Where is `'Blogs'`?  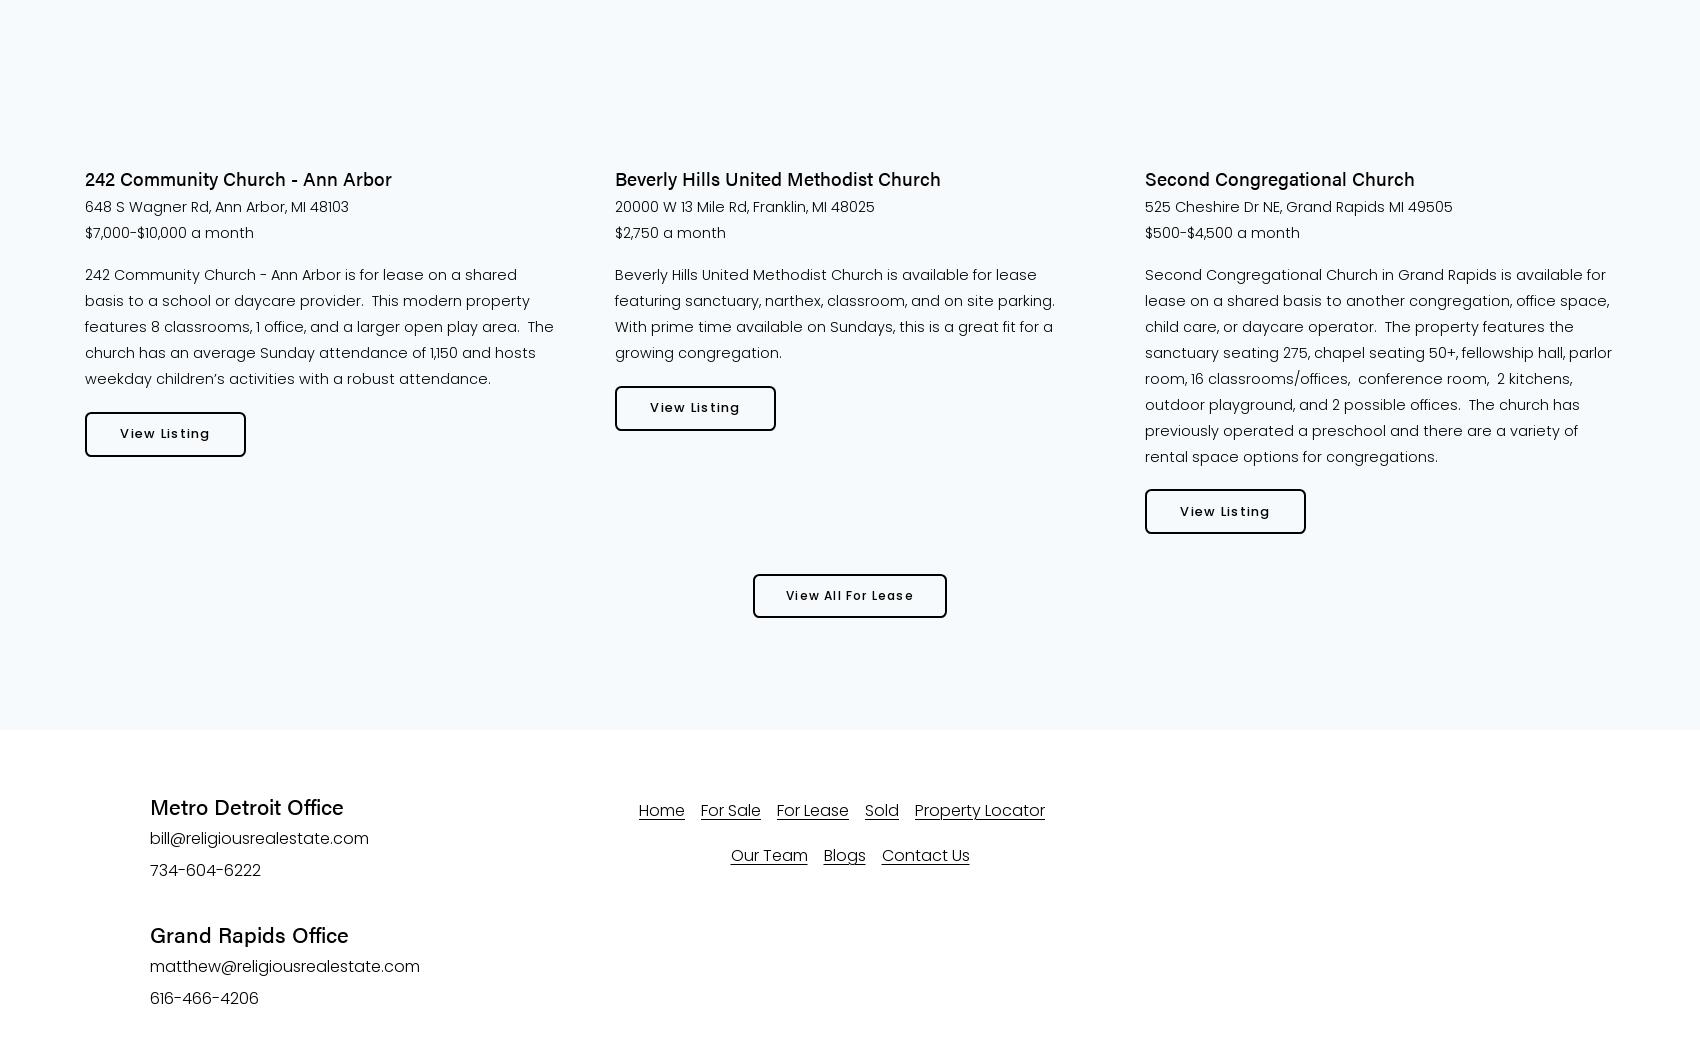
'Blogs' is located at coordinates (843, 854).